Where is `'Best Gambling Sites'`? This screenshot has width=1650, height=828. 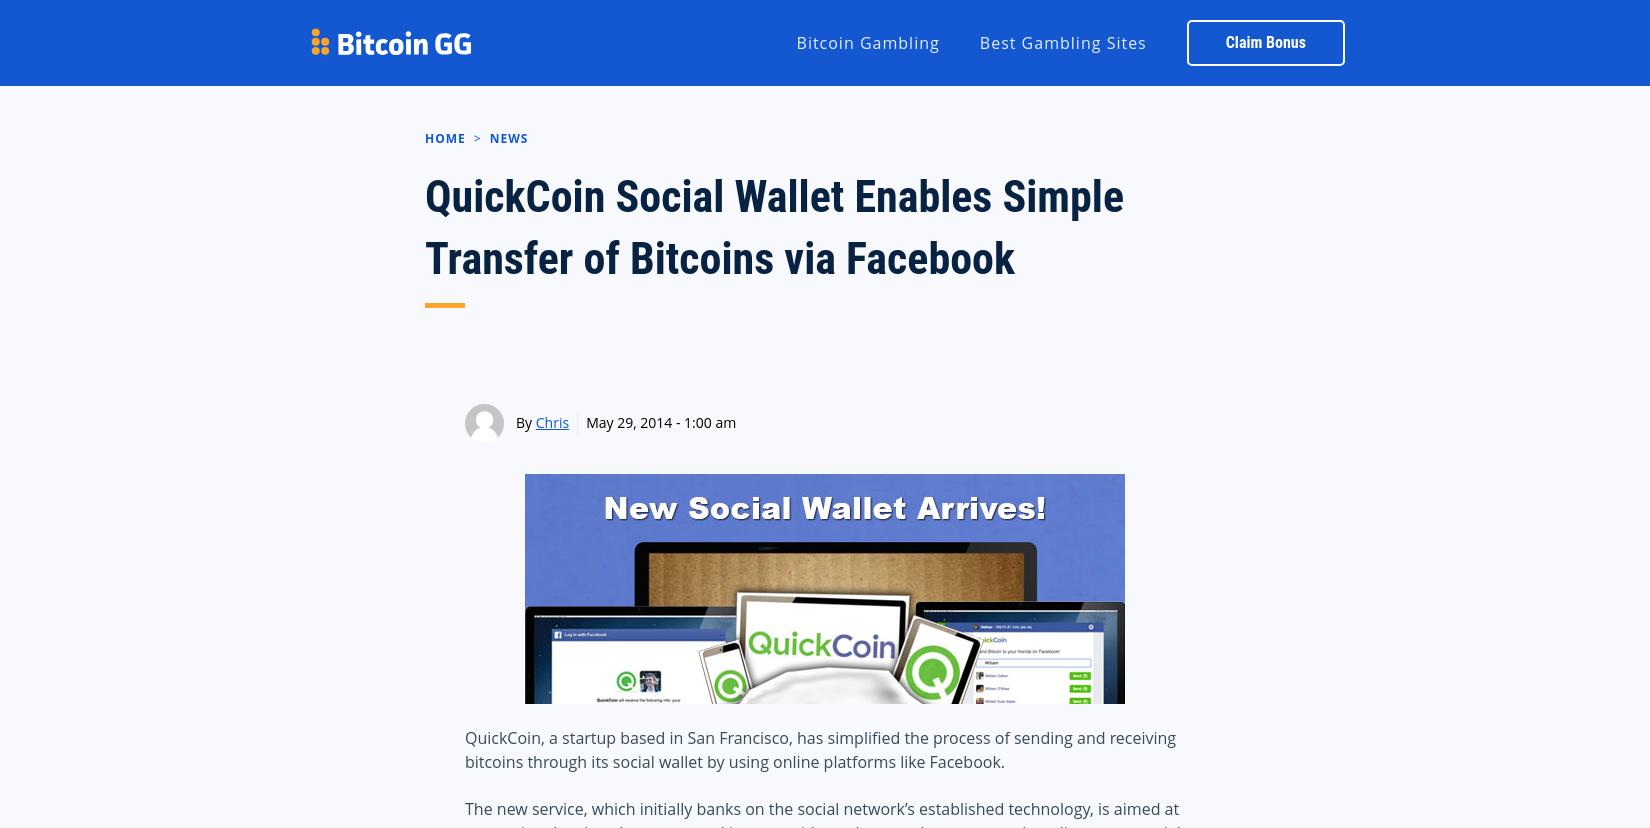
'Best Gambling Sites' is located at coordinates (978, 40).